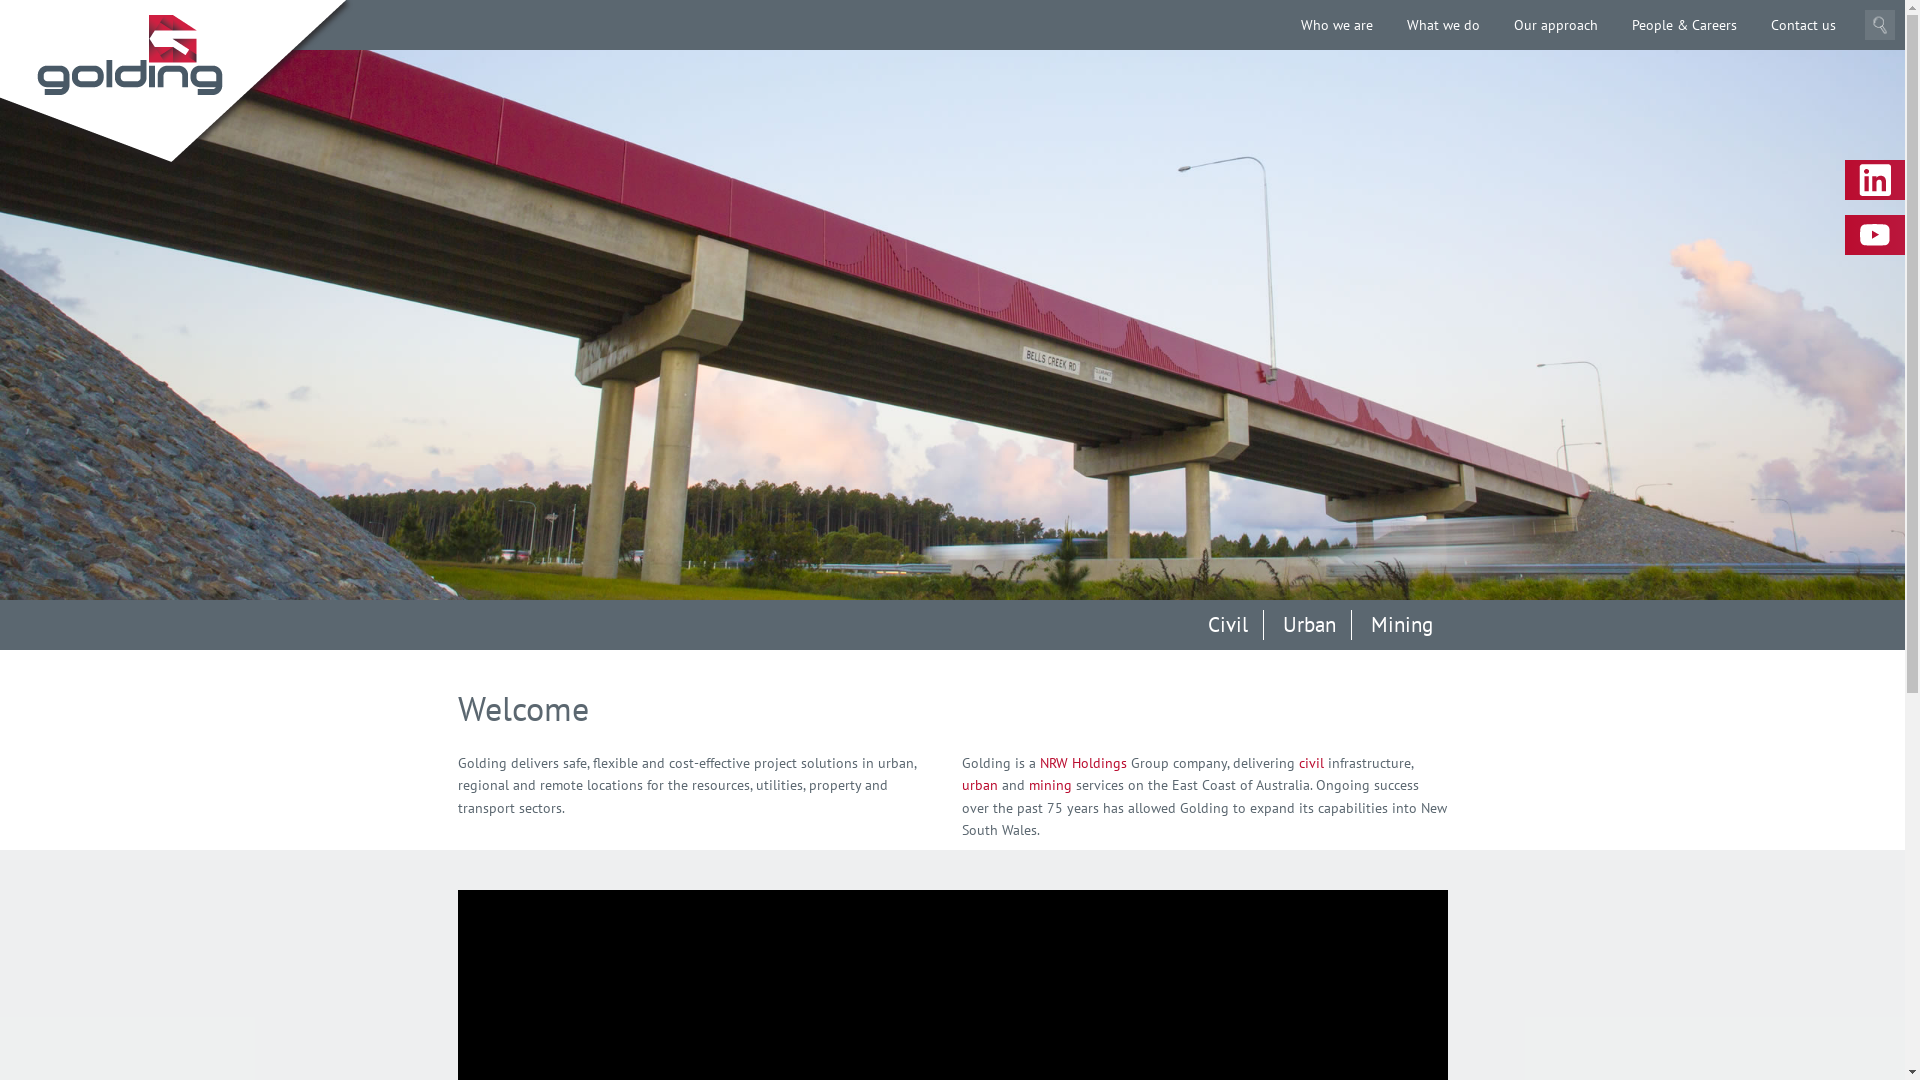 This screenshot has width=1920, height=1080. What do you see at coordinates (1843, 234) in the screenshot?
I see `'Youtube'` at bounding box center [1843, 234].